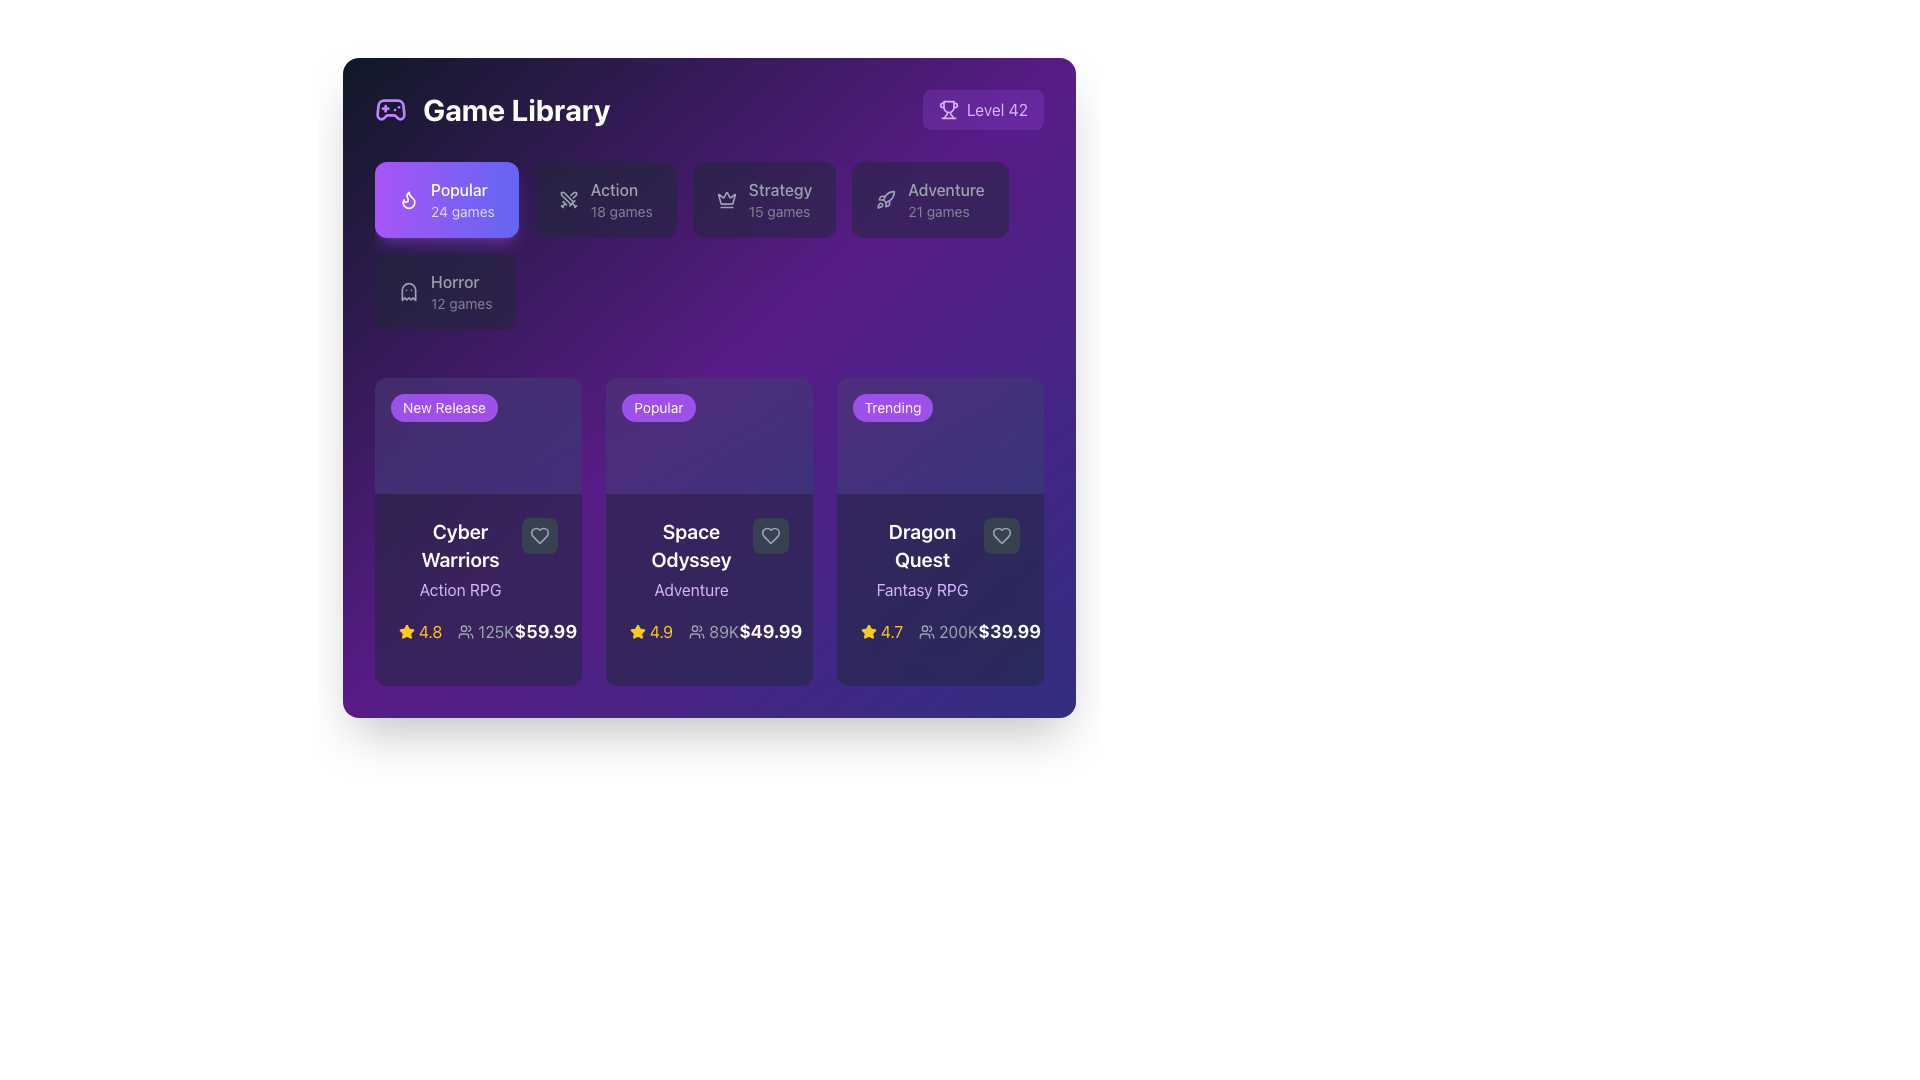 This screenshot has width=1920, height=1080. I want to click on the text label displaying '21 games', which is positioned beneath the 'Adventure' header in the Adventure category box, for information purposes, so click(945, 212).